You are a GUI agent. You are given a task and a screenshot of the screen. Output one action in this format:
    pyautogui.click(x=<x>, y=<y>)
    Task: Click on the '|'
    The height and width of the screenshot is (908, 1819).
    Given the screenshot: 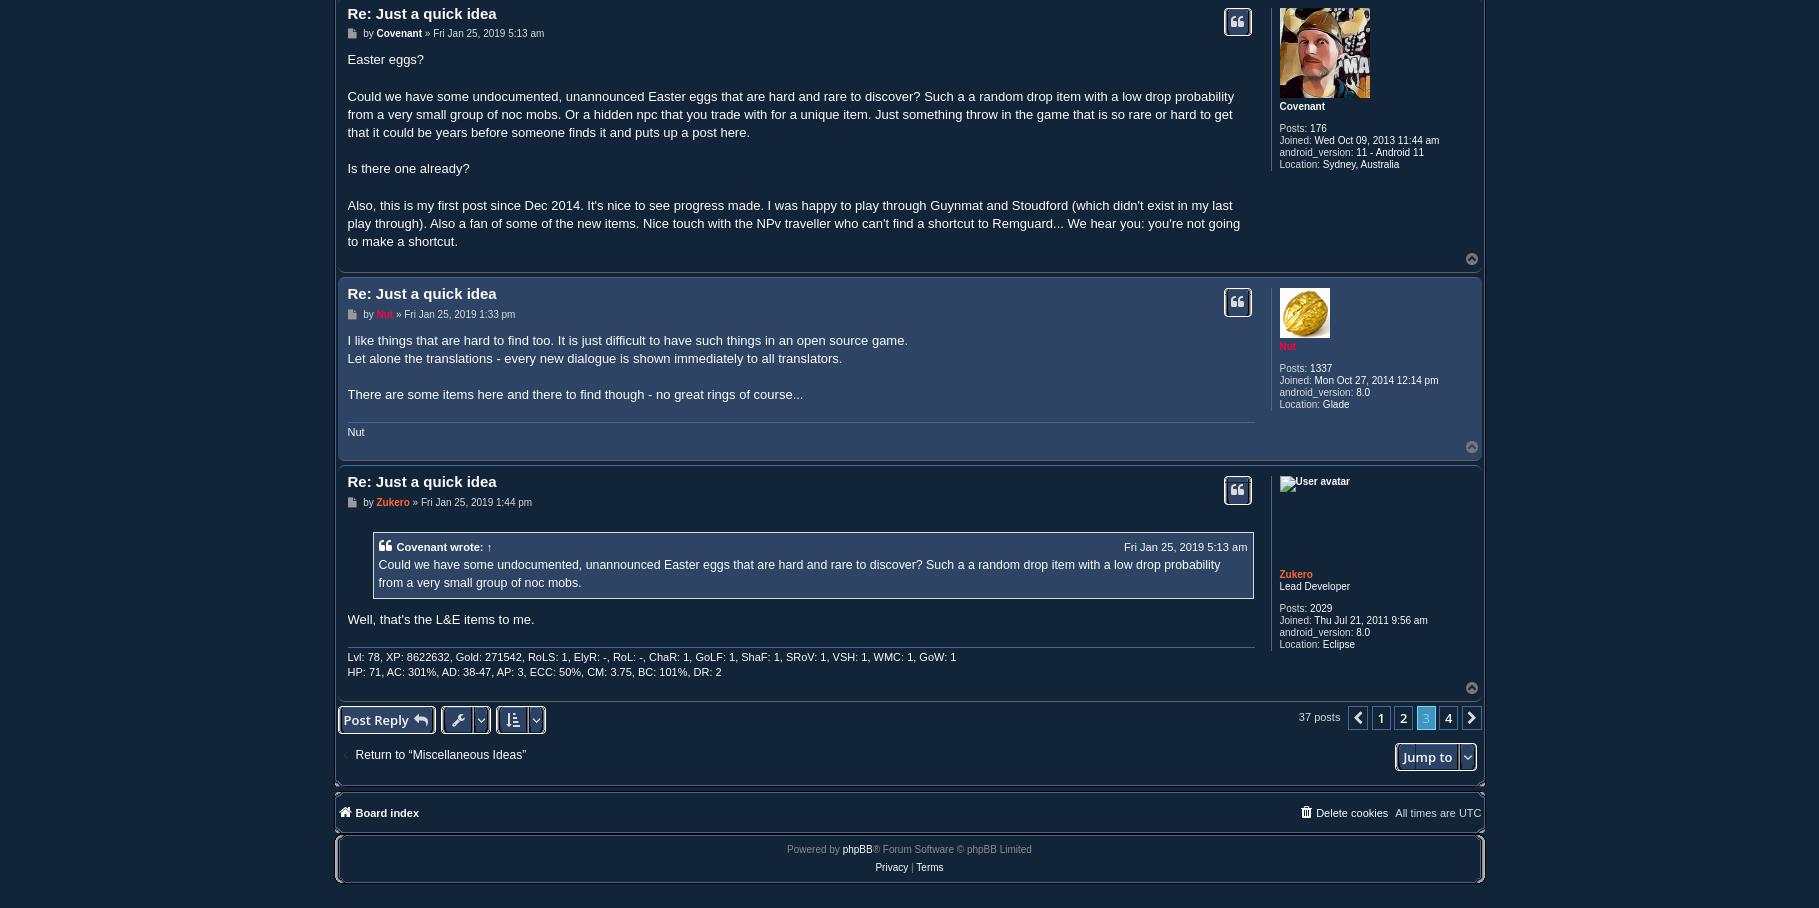 What is the action you would take?
    pyautogui.click(x=911, y=866)
    